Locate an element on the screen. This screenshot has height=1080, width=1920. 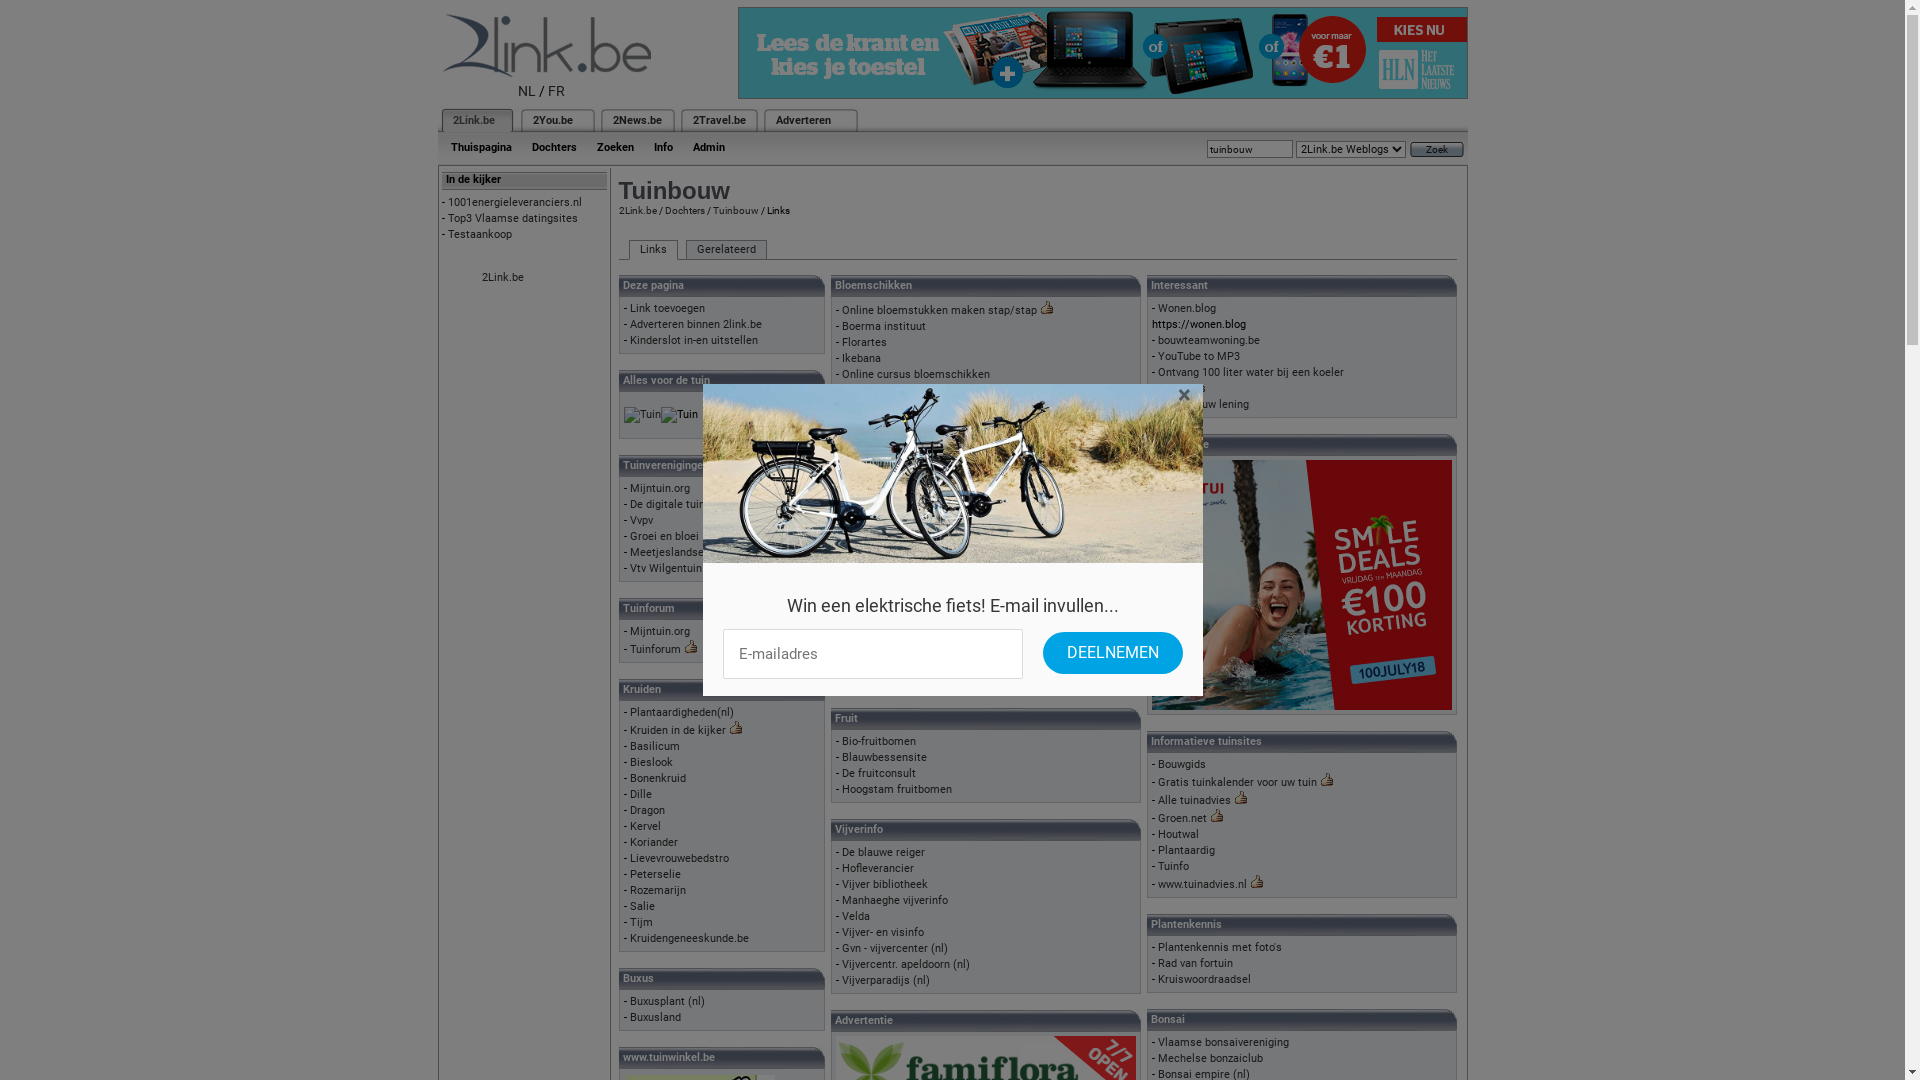
'bouwteamwoning.be' is located at coordinates (1208, 339).